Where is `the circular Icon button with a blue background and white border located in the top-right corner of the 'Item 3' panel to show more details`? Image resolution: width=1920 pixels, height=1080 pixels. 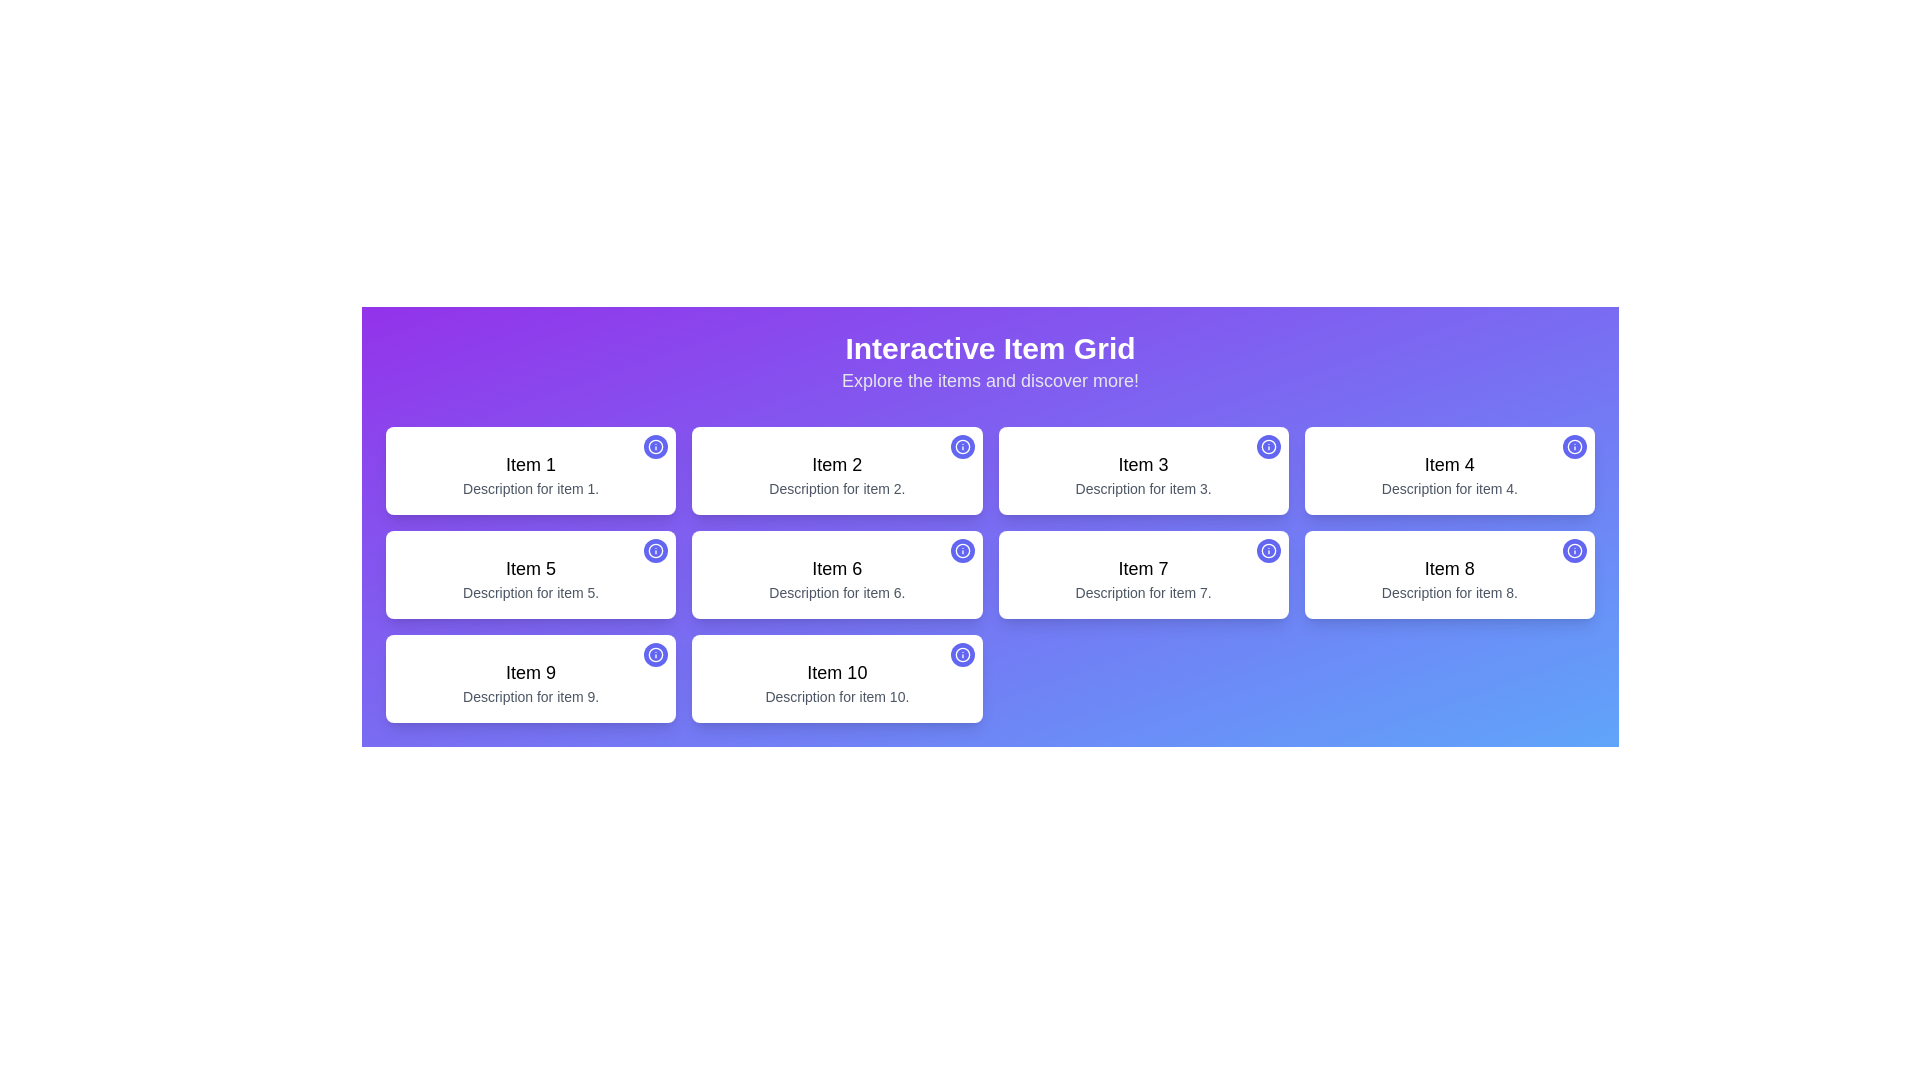
the circular Icon button with a blue background and white border located in the top-right corner of the 'Item 3' panel to show more details is located at coordinates (1267, 446).